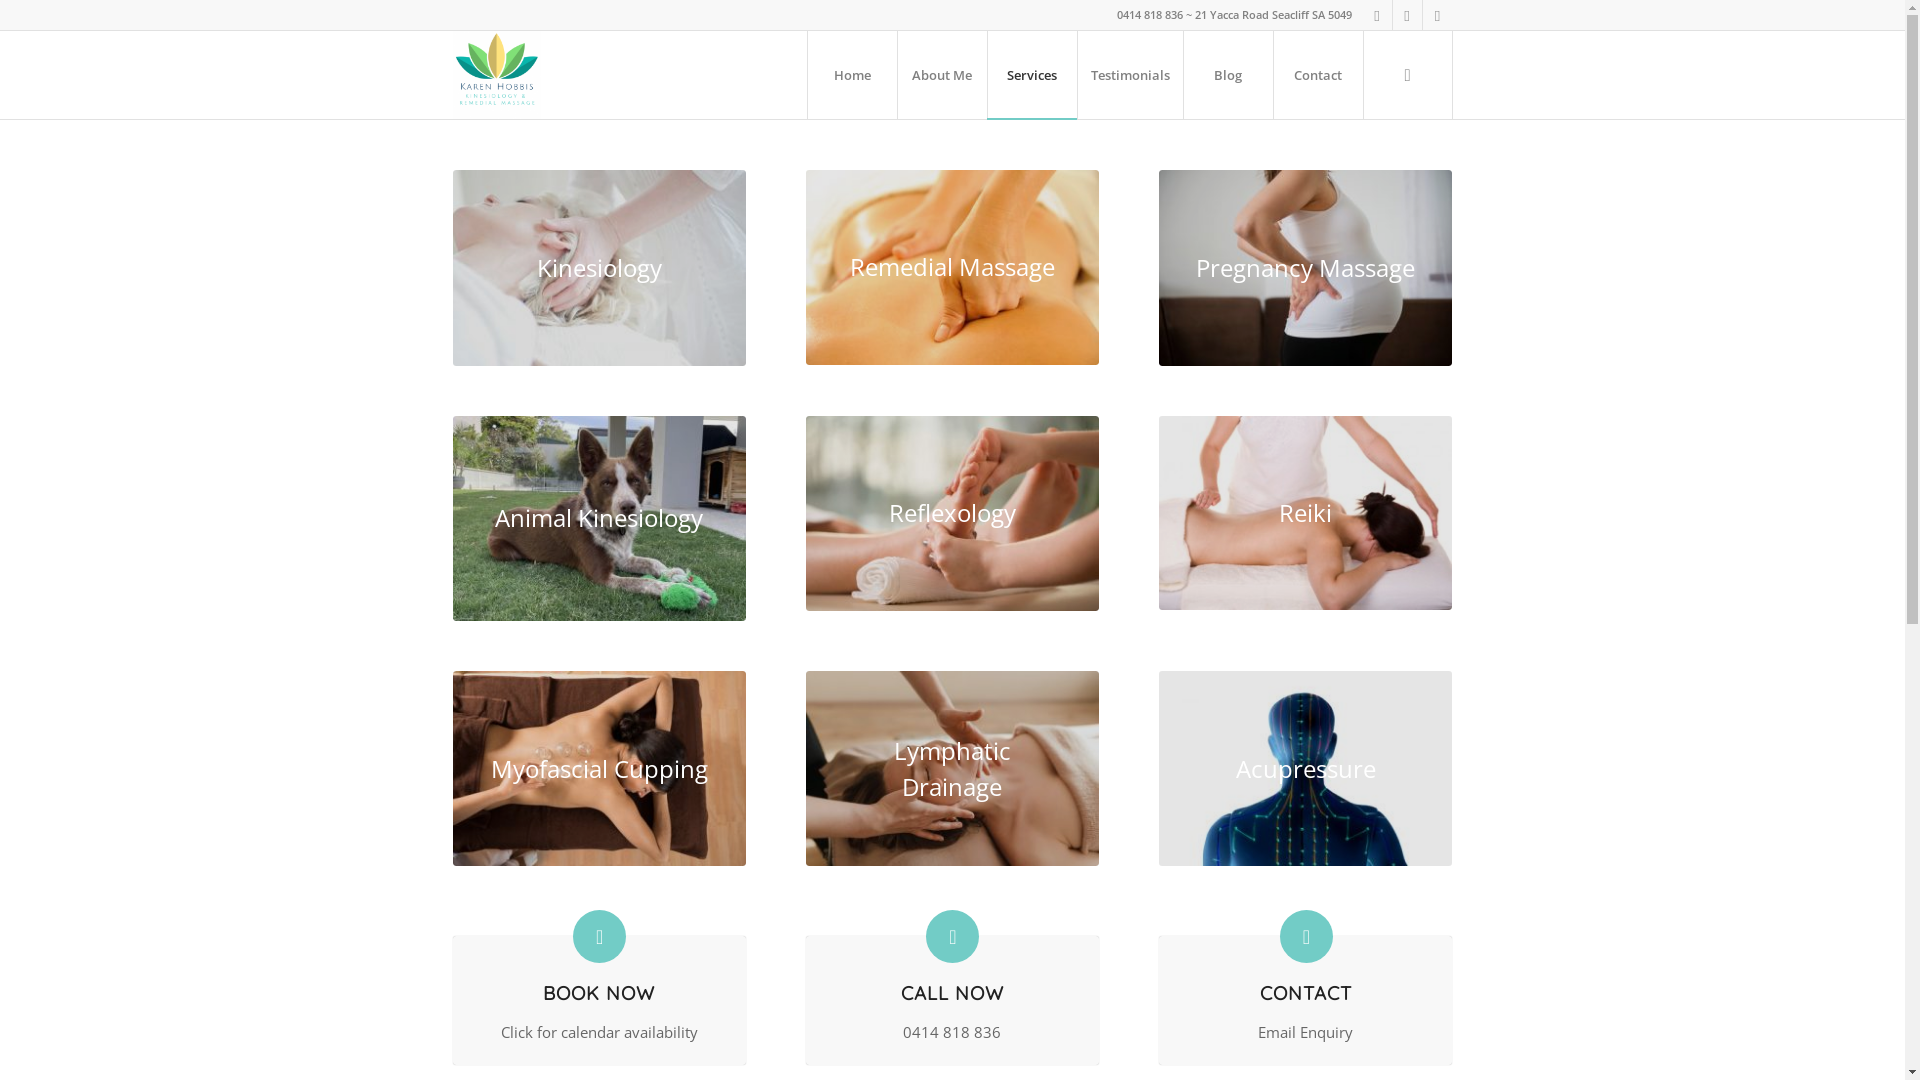 This screenshot has width=1920, height=1080. I want to click on 'reiki-photo', so click(1305, 512).